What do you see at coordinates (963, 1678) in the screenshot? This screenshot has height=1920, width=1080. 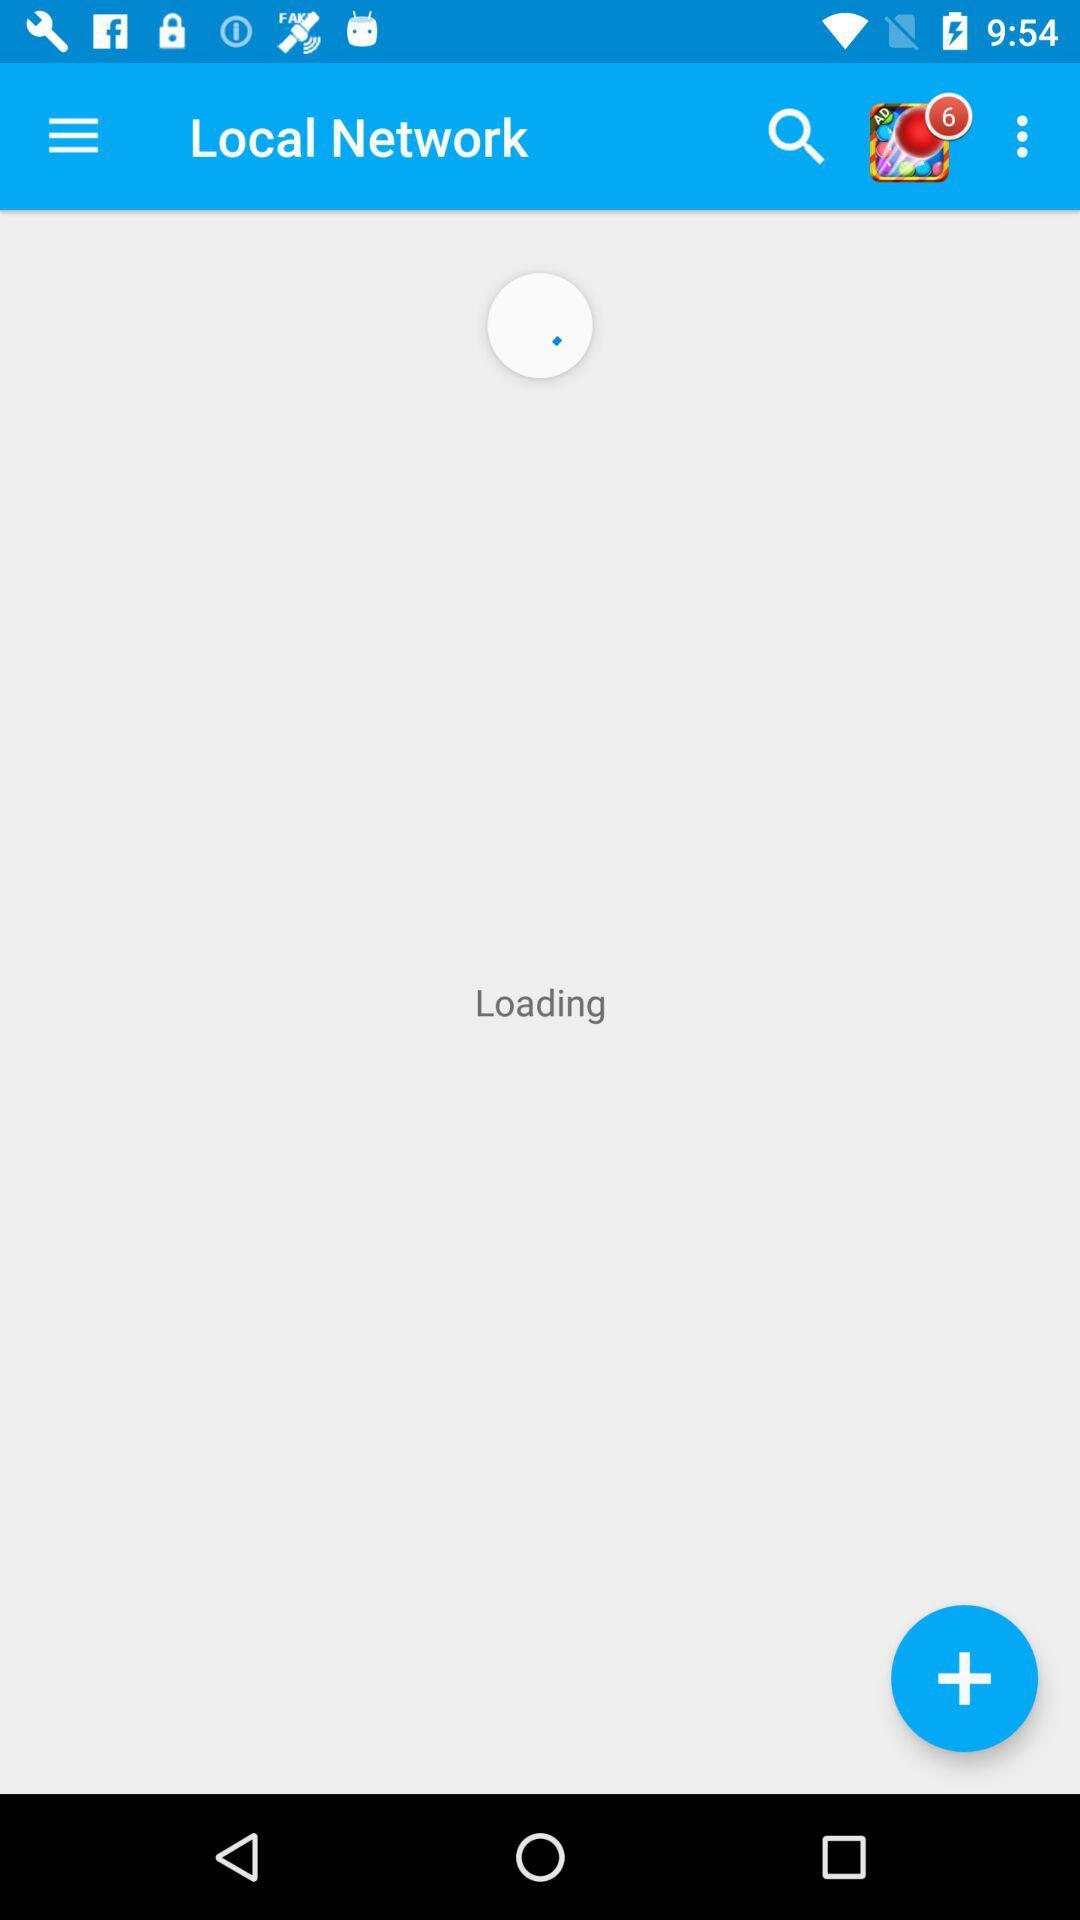 I see `the add icon` at bounding box center [963, 1678].